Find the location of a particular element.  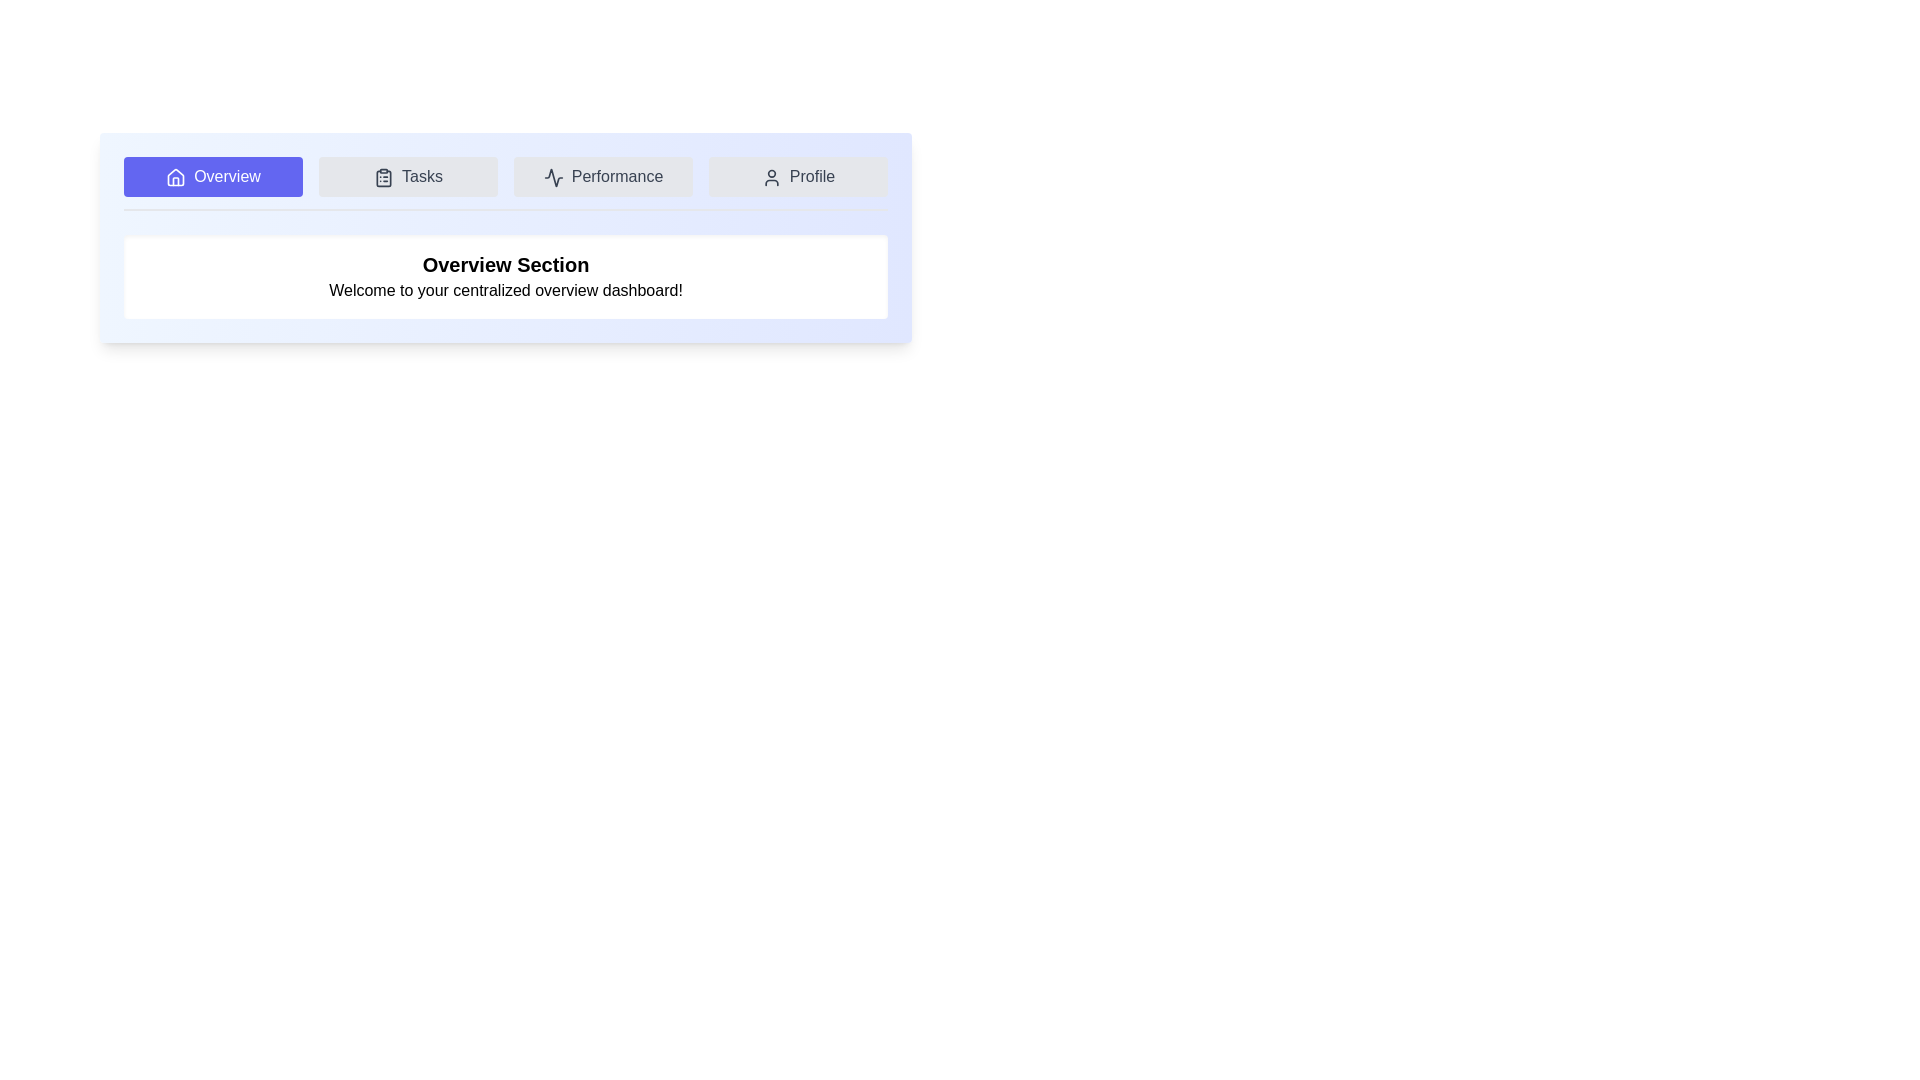

the decorative clipboard list icon SVG that visually represents the 'Tasks' function, located in the navigation bar adjacent to the 'Overview' section is located at coordinates (384, 177).